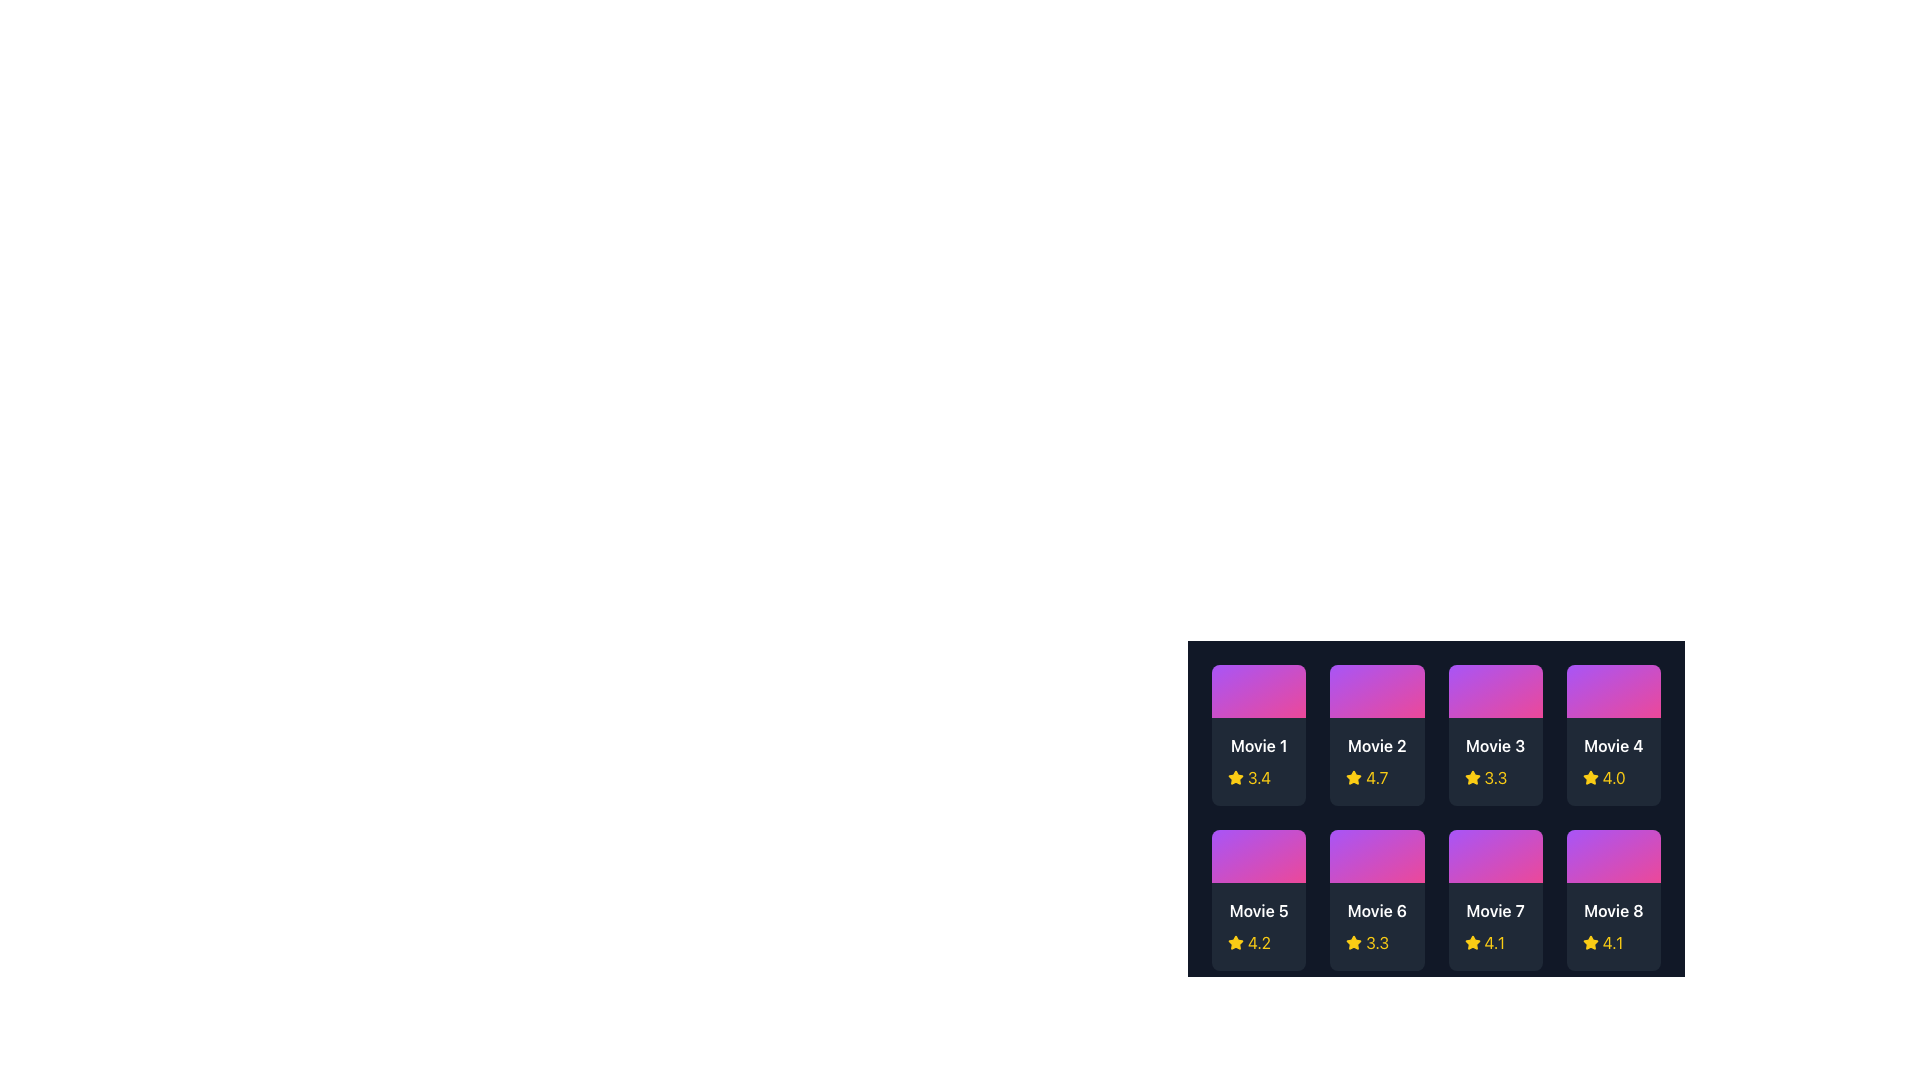 The image size is (1920, 1080). Describe the element at coordinates (1589, 942) in the screenshot. I see `the star icon located in the bottom right corner of the 'Movie 8' card to rate it` at that location.